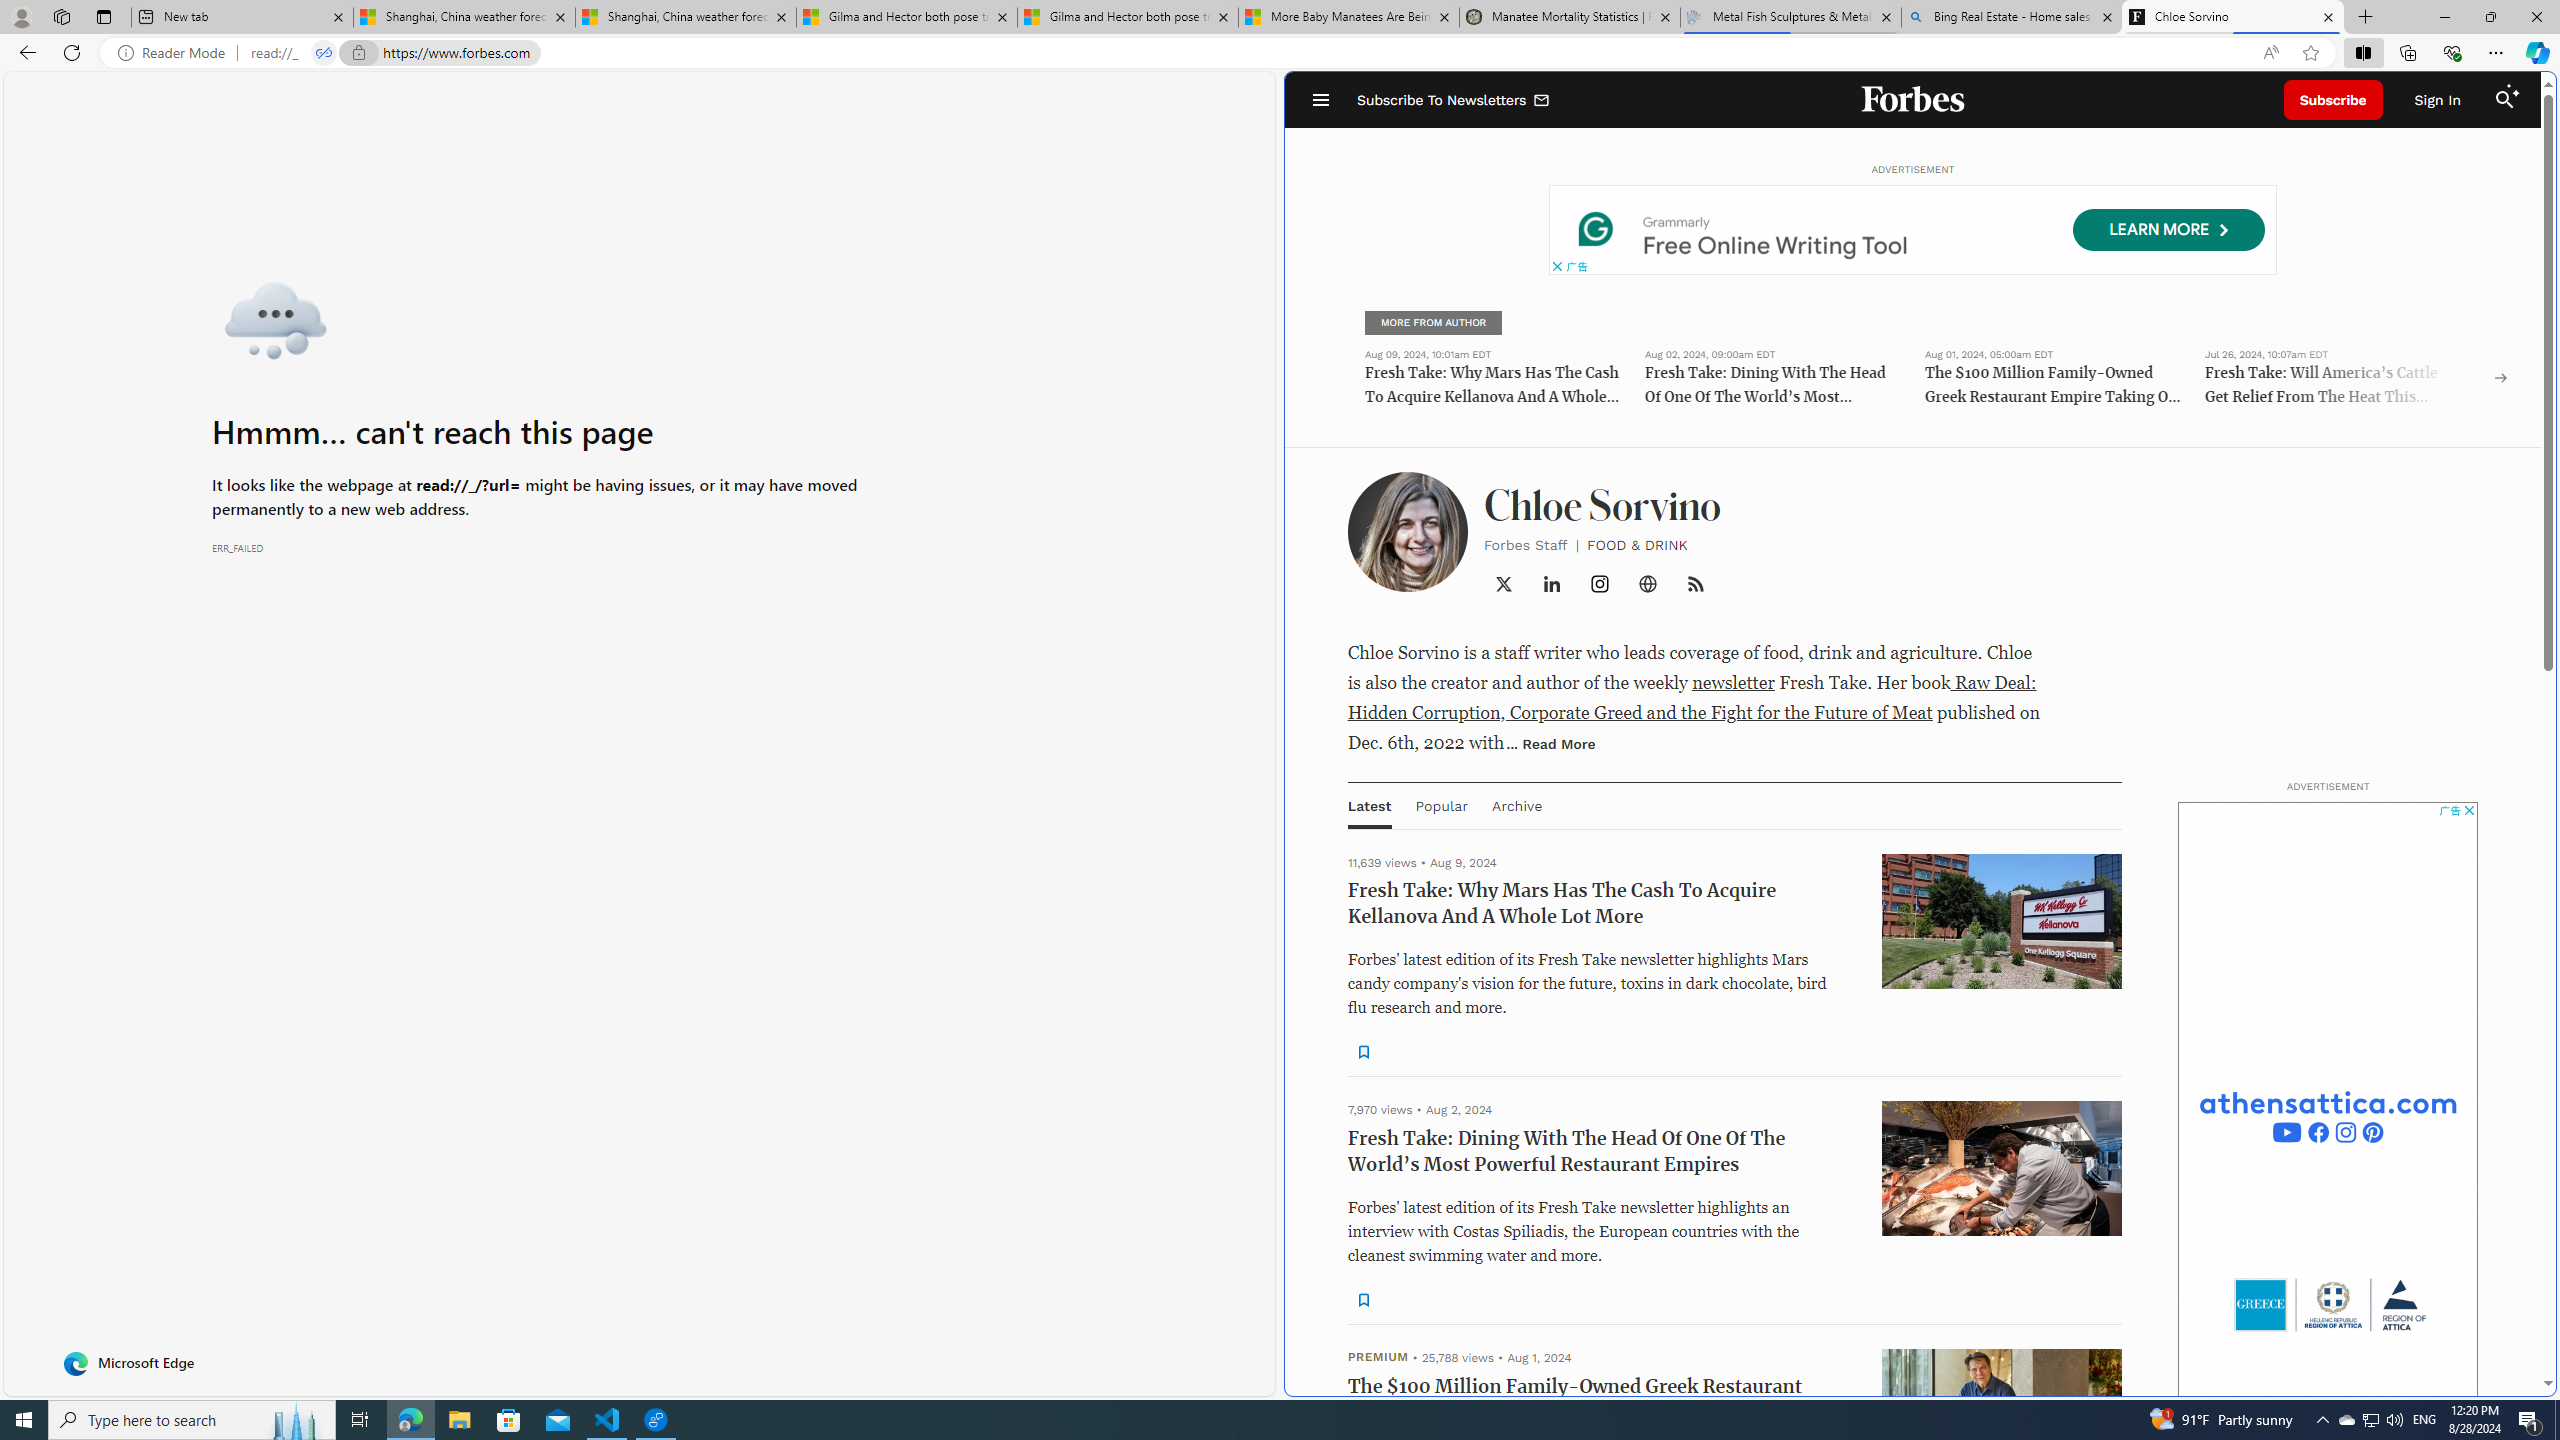  I want to click on 'Bing Real Estate - Home sales and rental listings', so click(2009, 16).